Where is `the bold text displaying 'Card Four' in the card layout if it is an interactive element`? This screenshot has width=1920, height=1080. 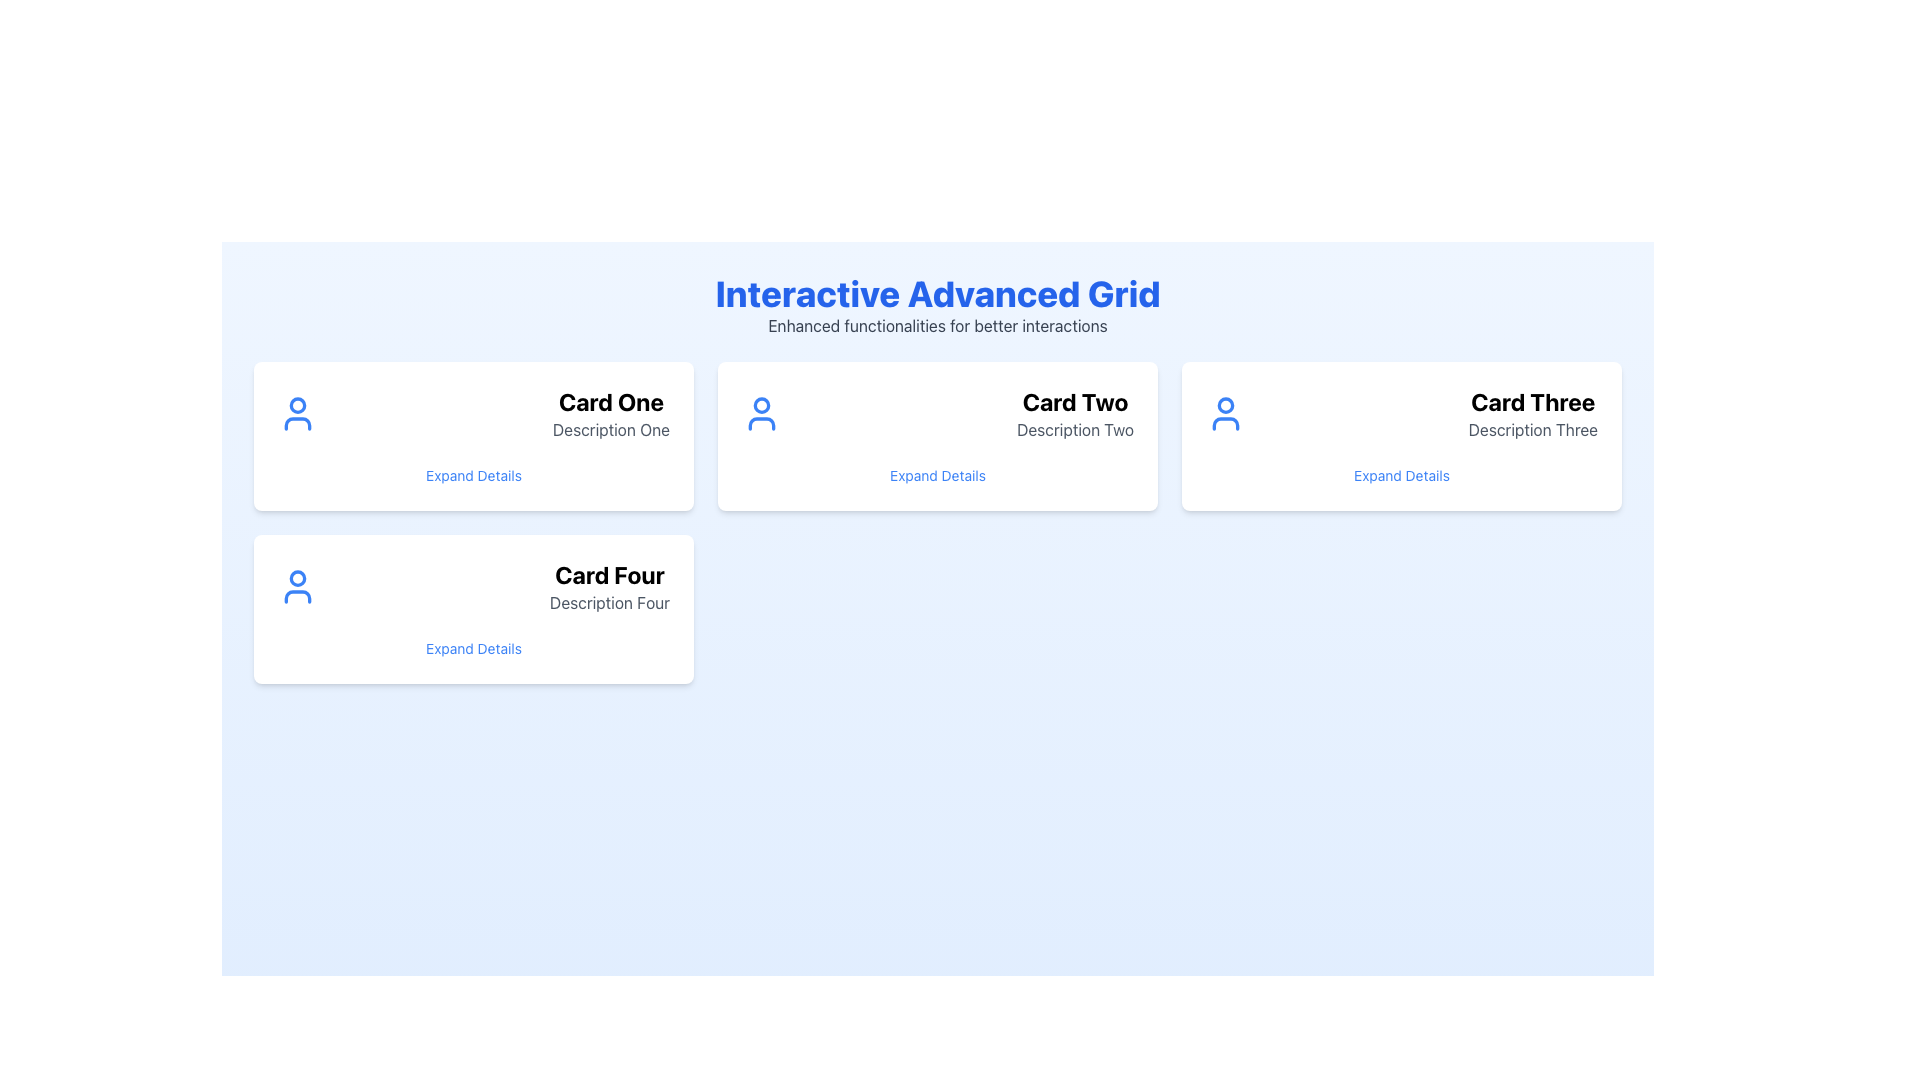
the bold text displaying 'Card Four' in the card layout if it is an interactive element is located at coordinates (608, 574).